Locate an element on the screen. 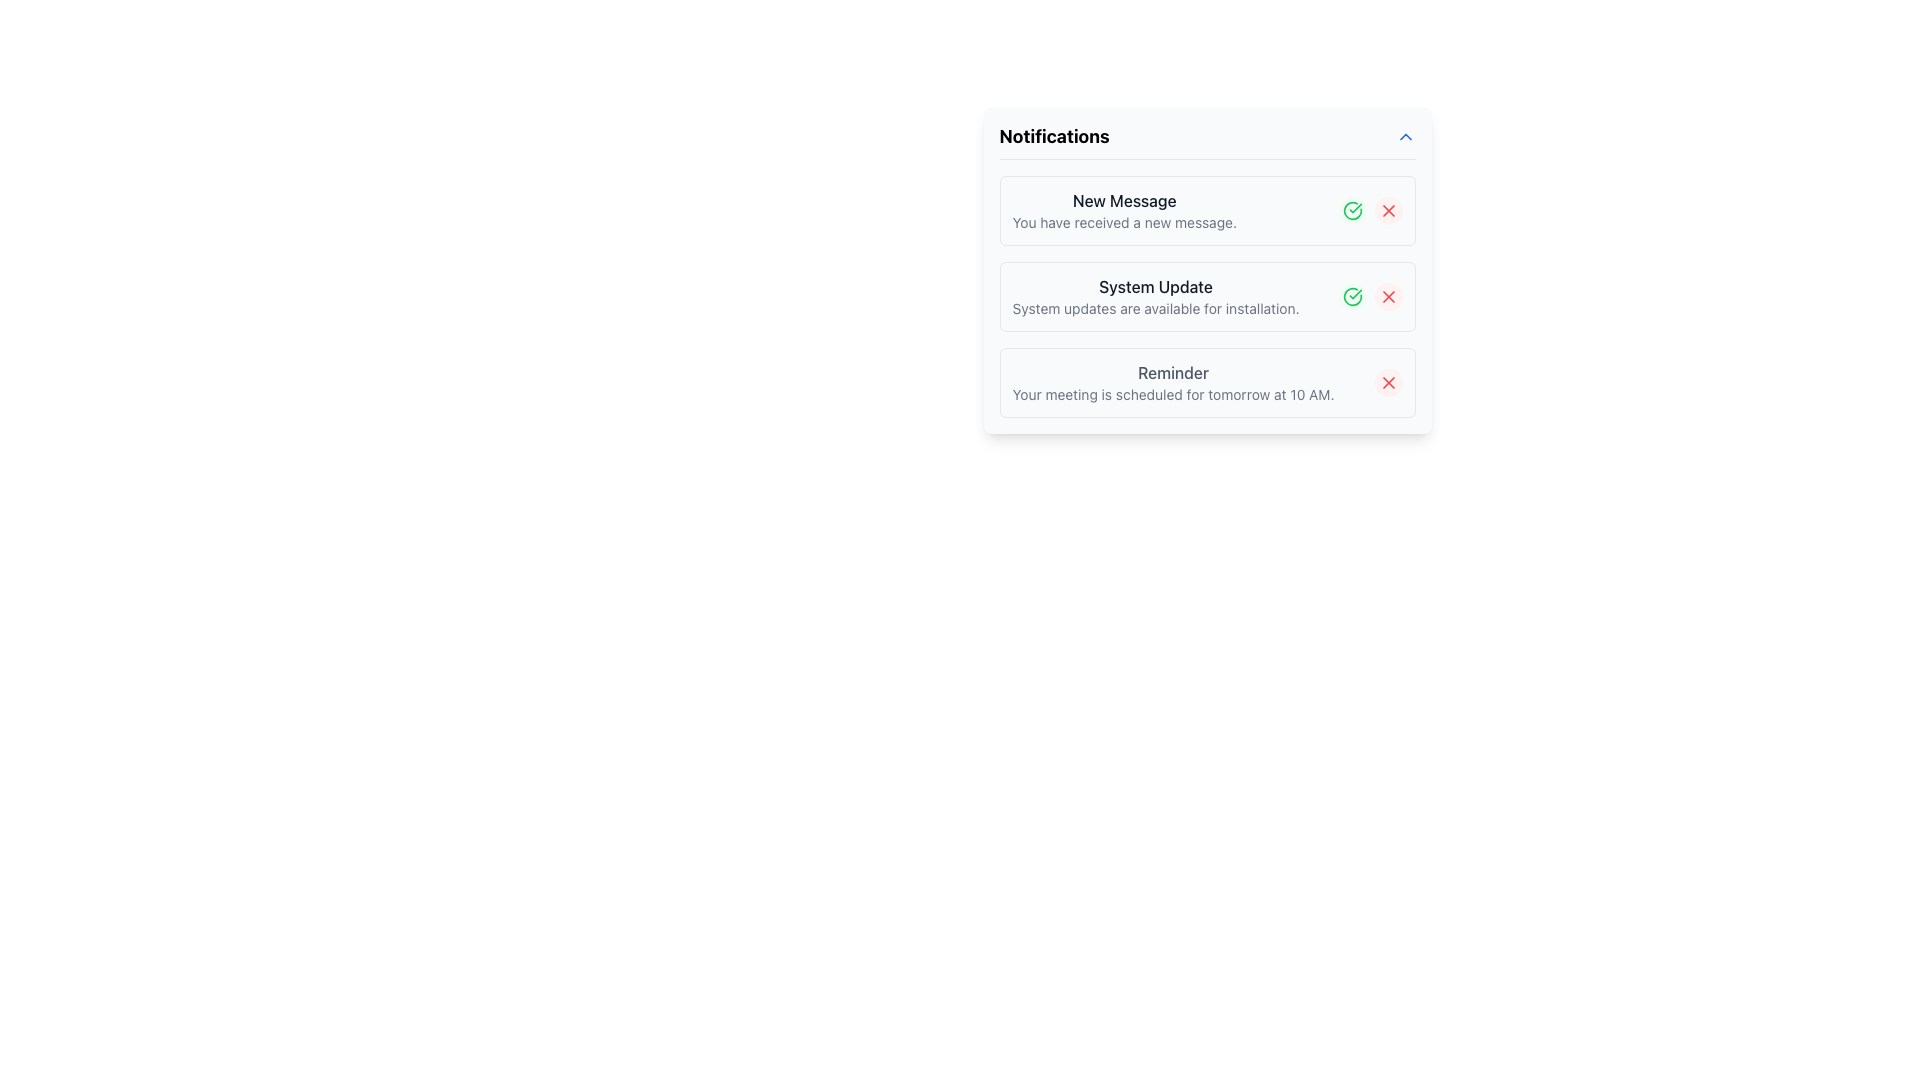 Image resolution: width=1920 pixels, height=1080 pixels. the static text displaying 'System updates are available for installation.' which is located in the second position of the 'System Update' notification card is located at coordinates (1156, 308).